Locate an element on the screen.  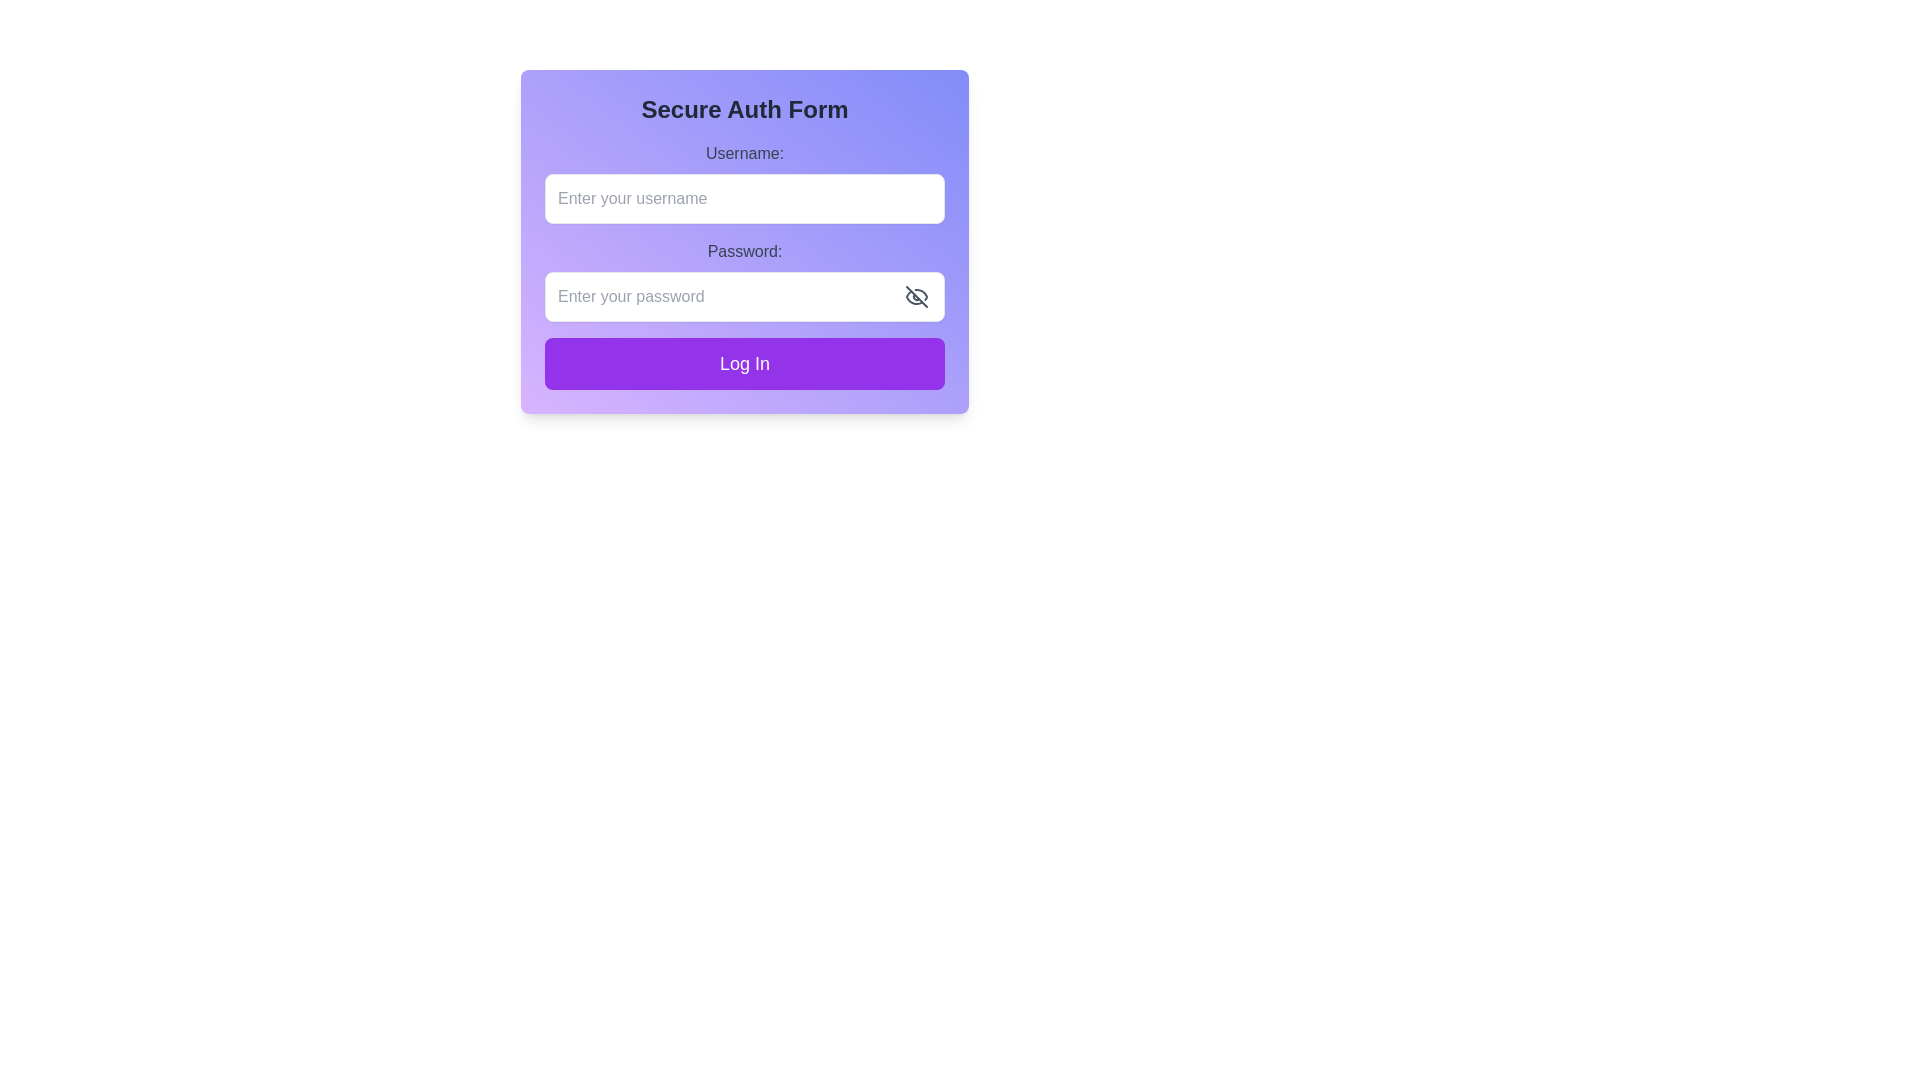
the text label that indicates the purpose of the adjacent input field for entering the username, located at the upper section of the form is located at coordinates (743, 153).